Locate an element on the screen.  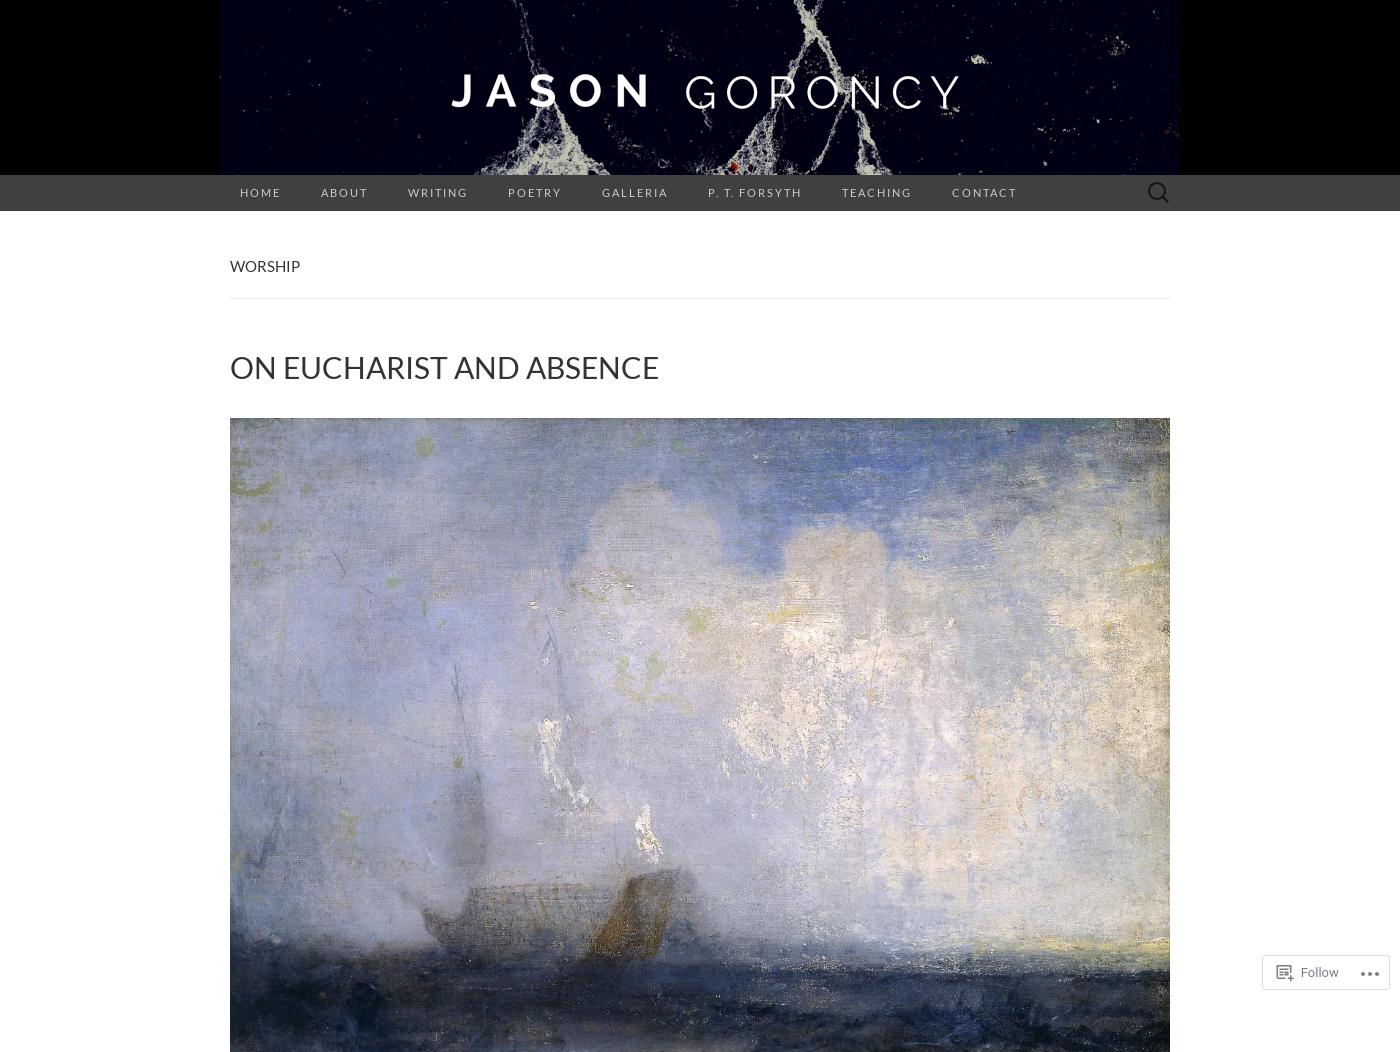
'About' is located at coordinates (344, 192).